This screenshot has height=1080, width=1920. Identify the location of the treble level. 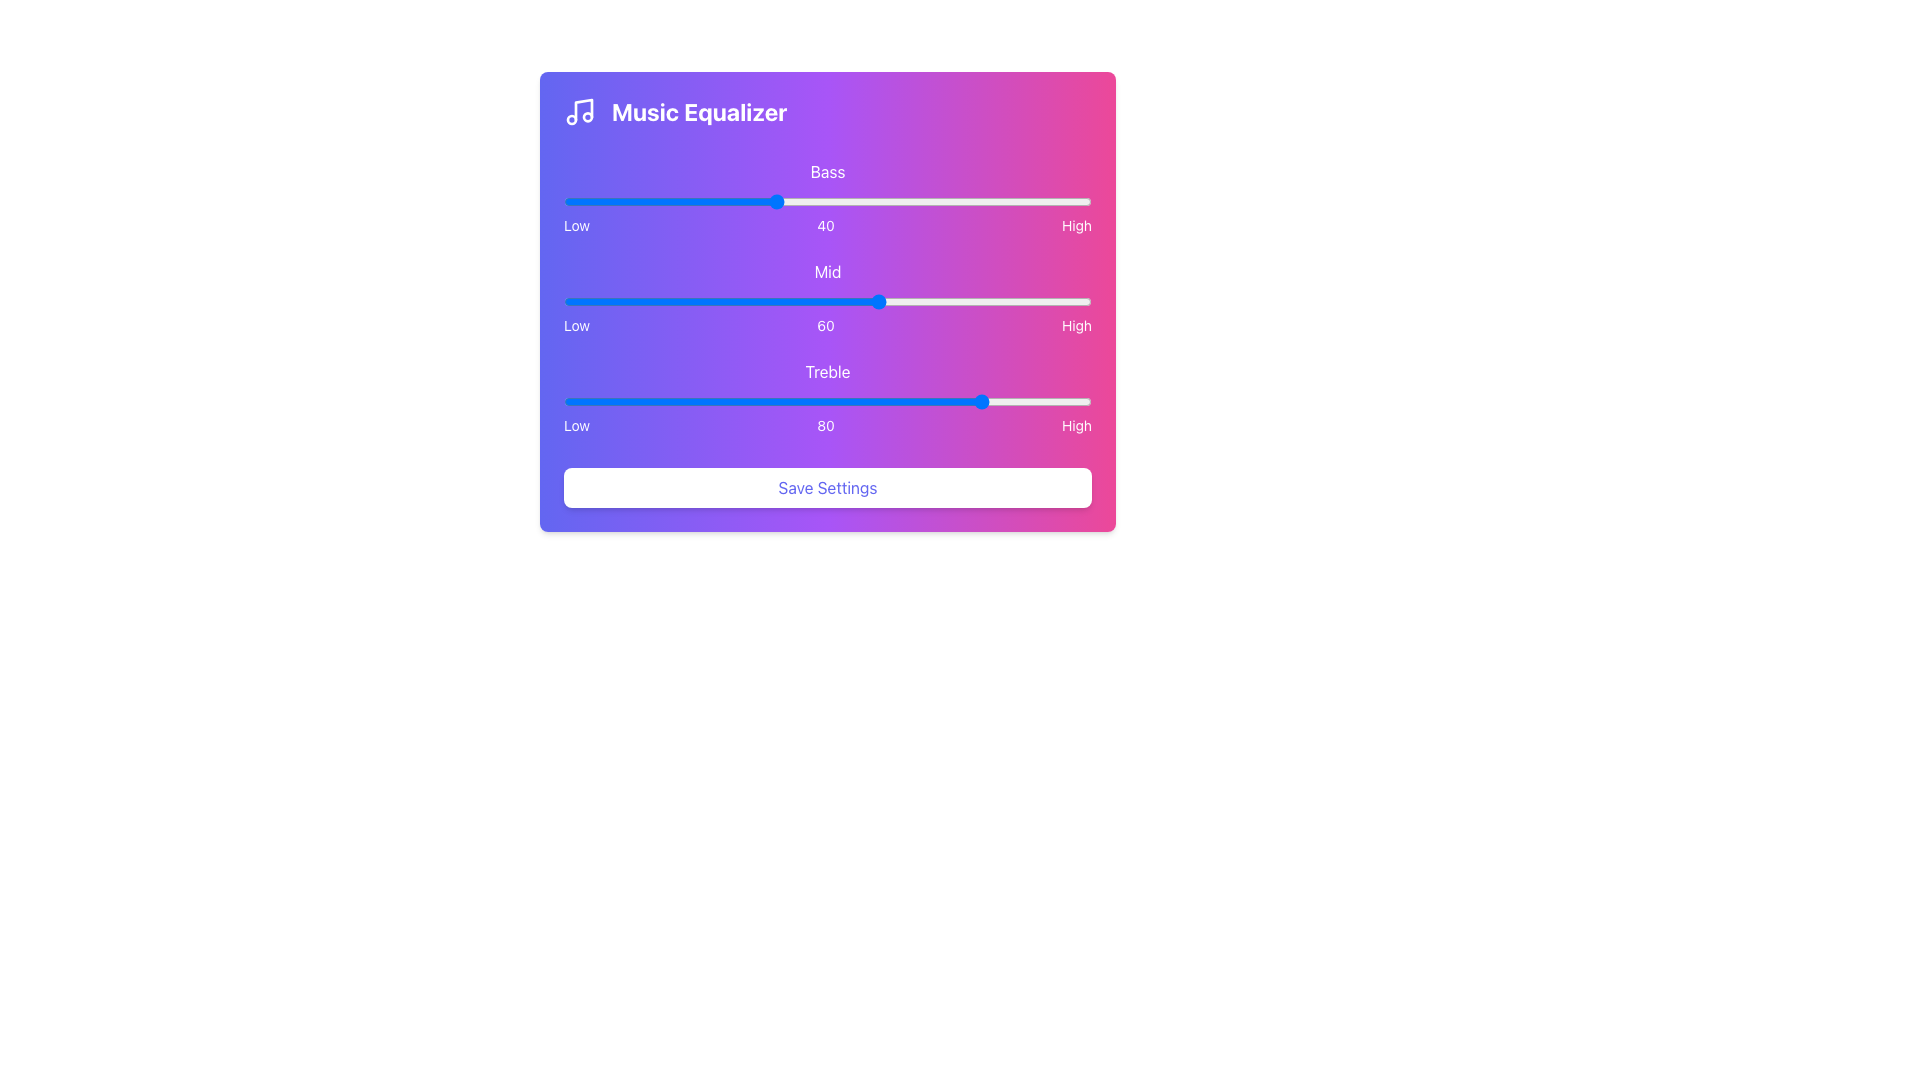
(801, 401).